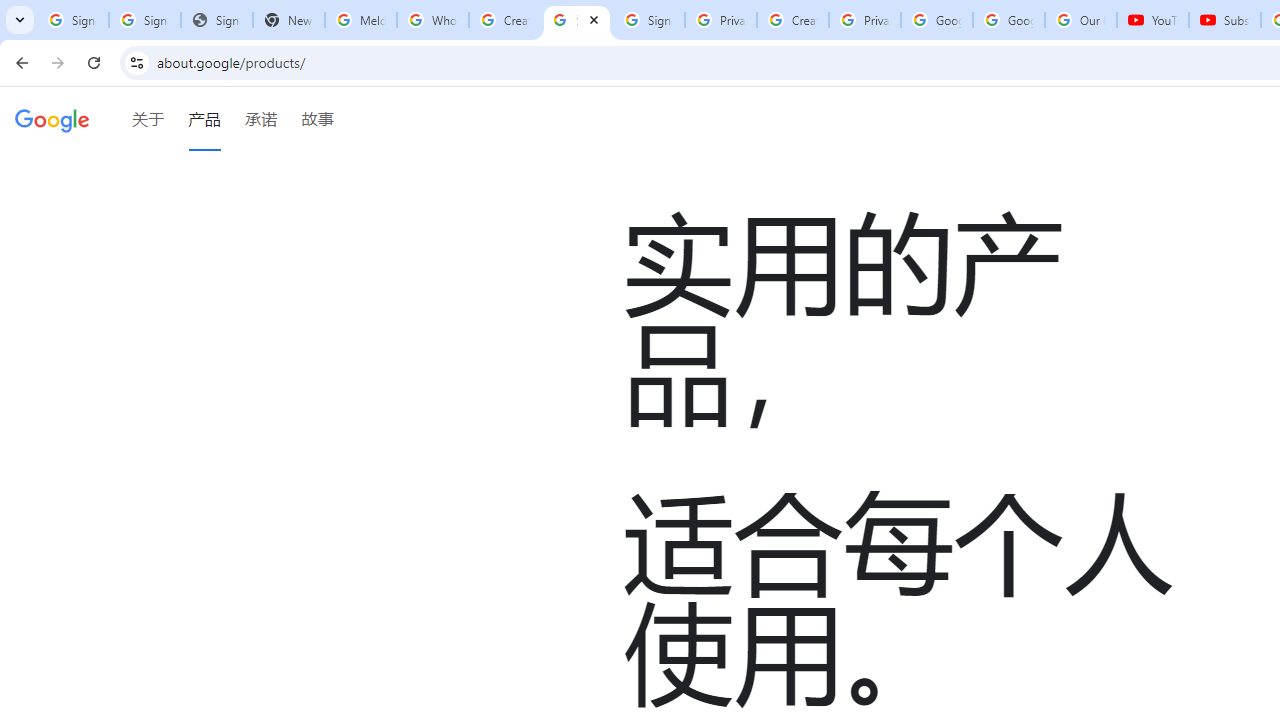 The height and width of the screenshot is (720, 1280). Describe the element at coordinates (52, 119) in the screenshot. I see `'Google'` at that location.